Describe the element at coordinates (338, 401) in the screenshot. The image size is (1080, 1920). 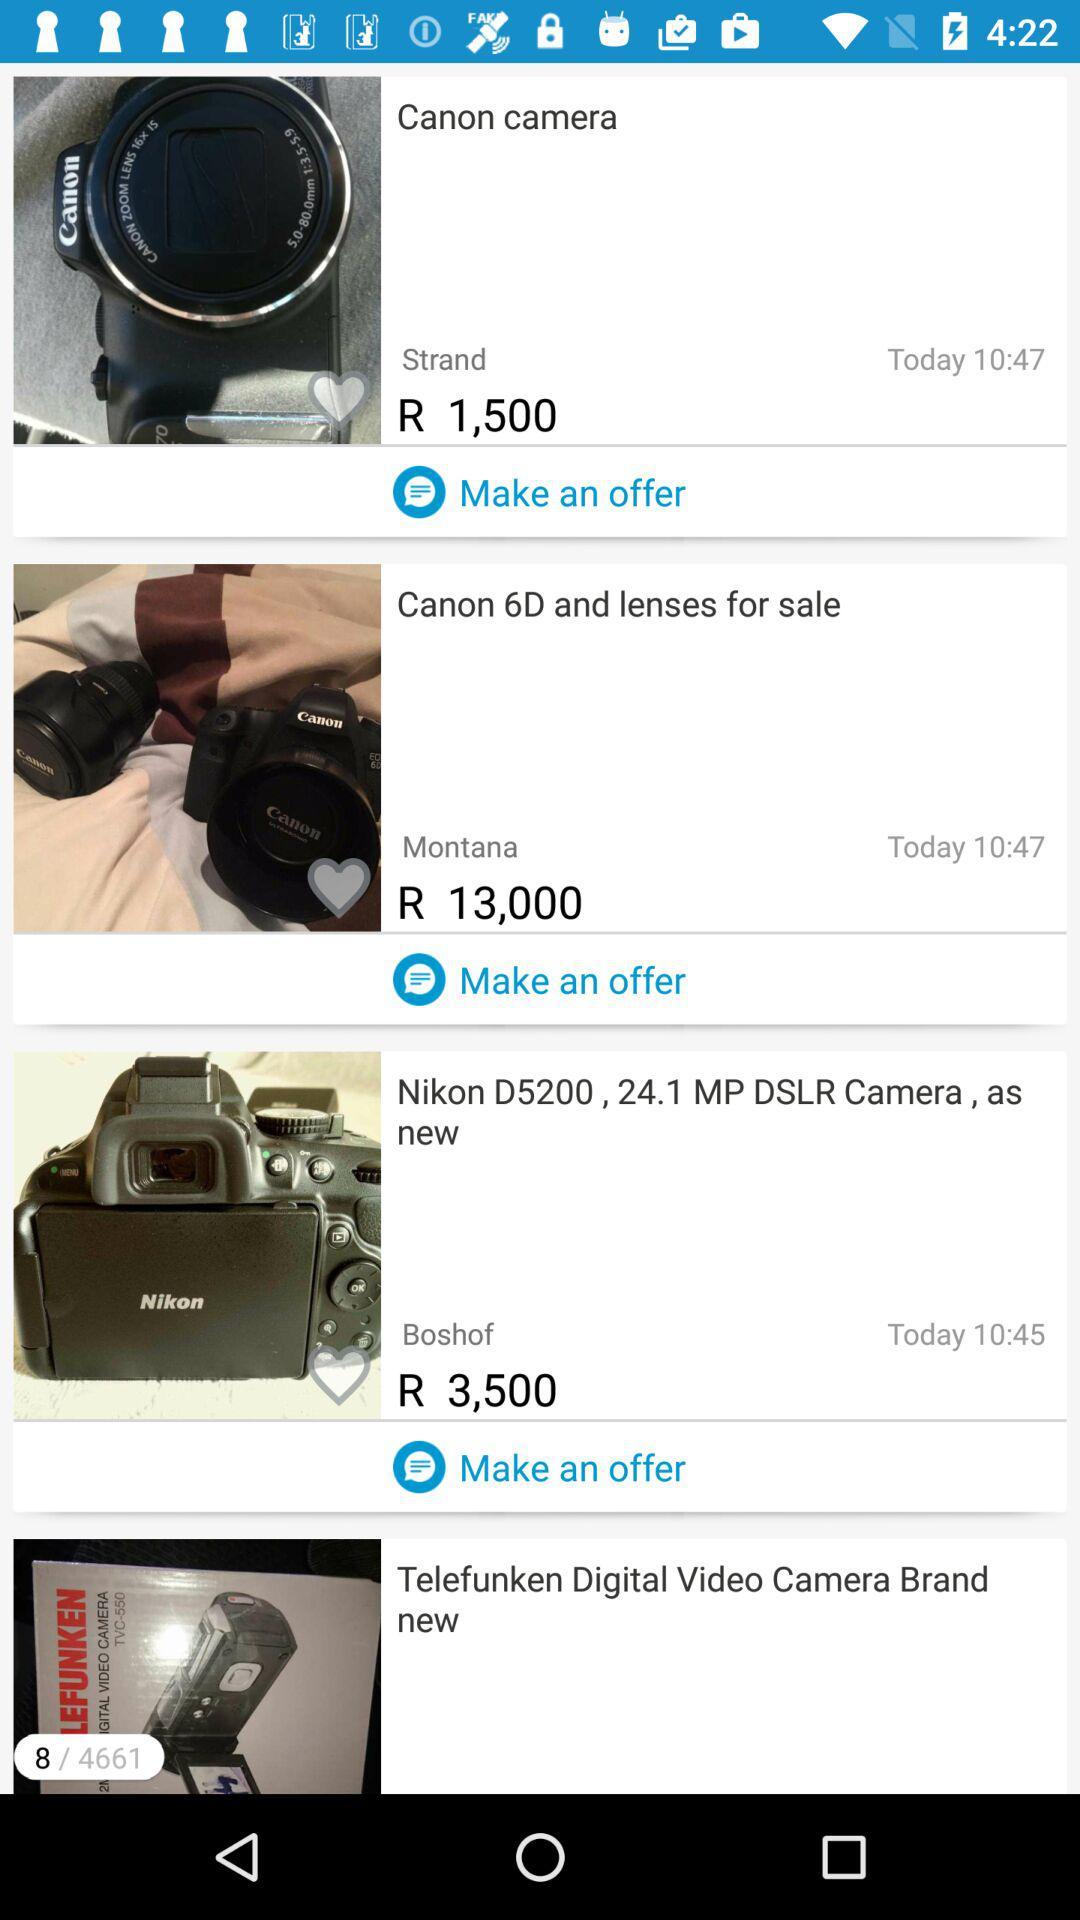
I see `like` at that location.